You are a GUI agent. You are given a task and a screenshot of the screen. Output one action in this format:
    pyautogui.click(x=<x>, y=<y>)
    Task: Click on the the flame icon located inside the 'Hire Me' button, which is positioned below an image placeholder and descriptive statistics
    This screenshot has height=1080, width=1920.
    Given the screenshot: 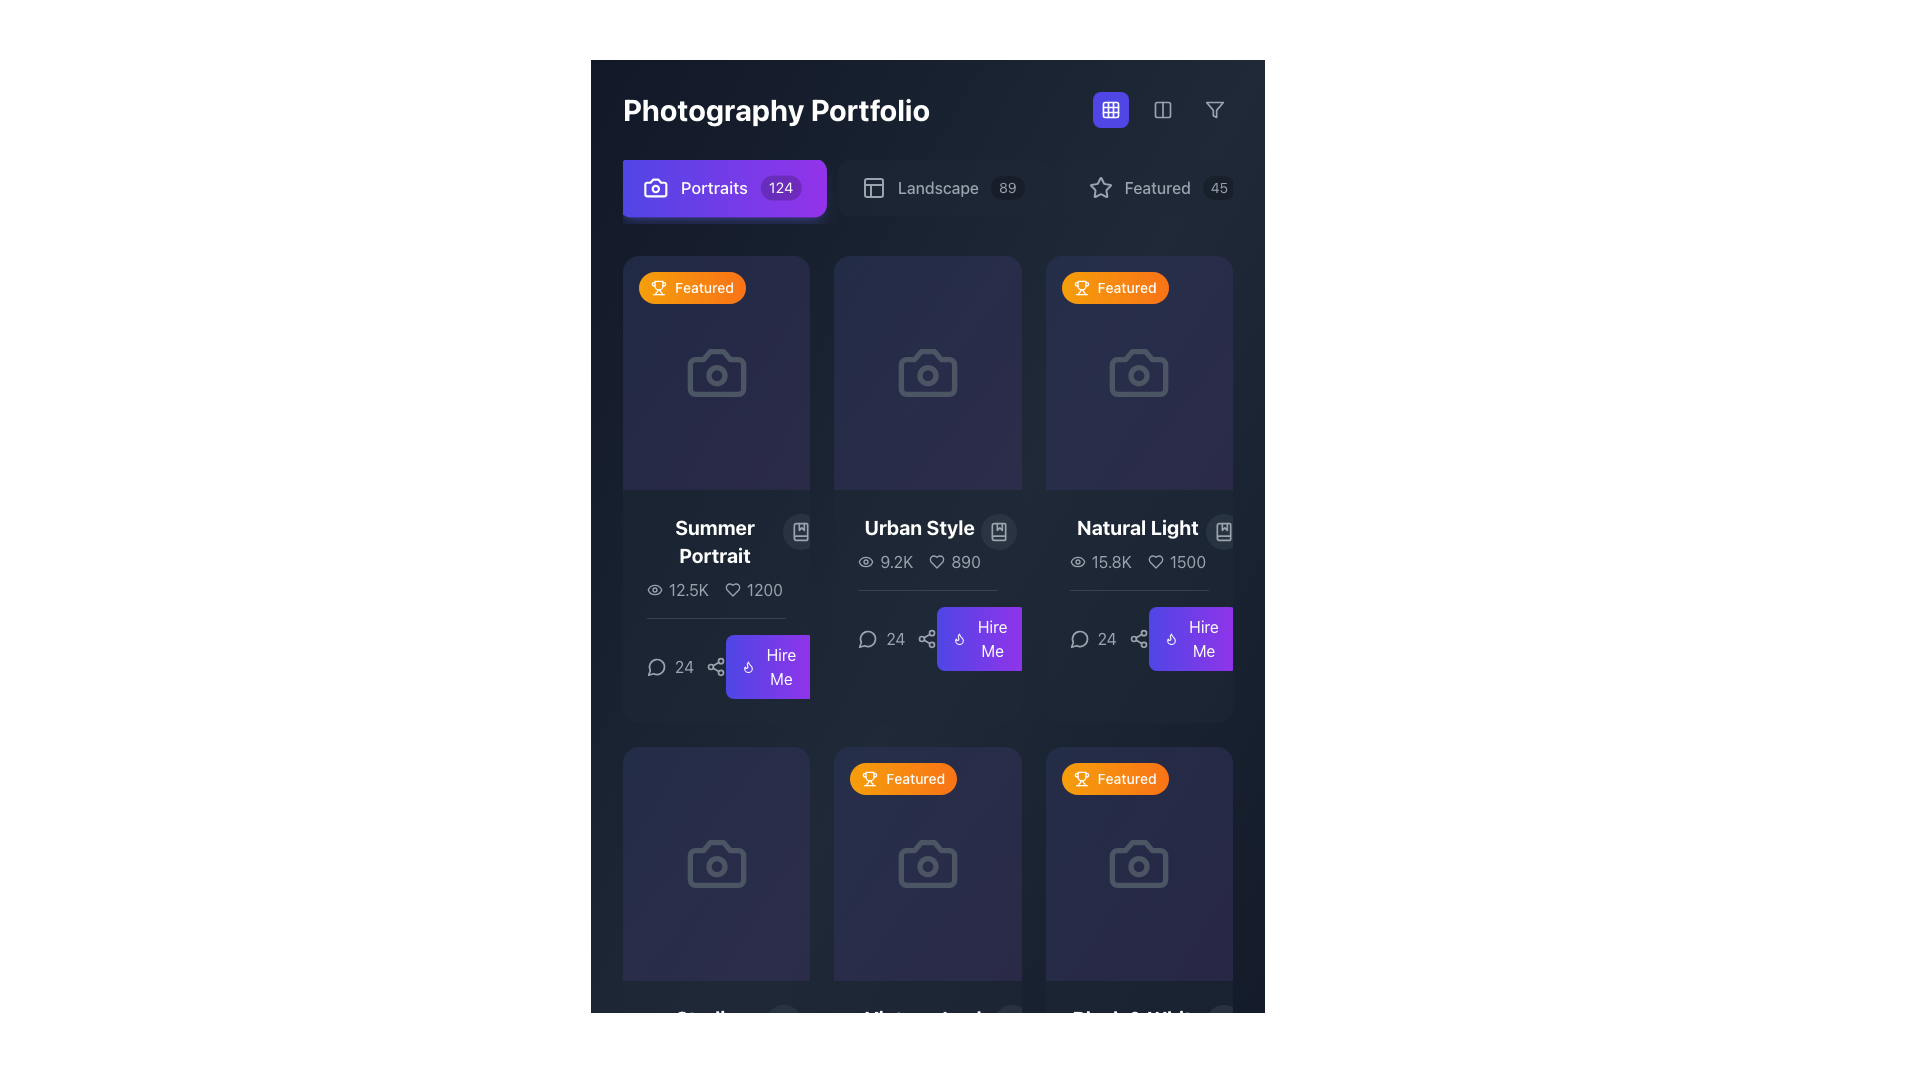 What is the action you would take?
    pyautogui.click(x=747, y=667)
    